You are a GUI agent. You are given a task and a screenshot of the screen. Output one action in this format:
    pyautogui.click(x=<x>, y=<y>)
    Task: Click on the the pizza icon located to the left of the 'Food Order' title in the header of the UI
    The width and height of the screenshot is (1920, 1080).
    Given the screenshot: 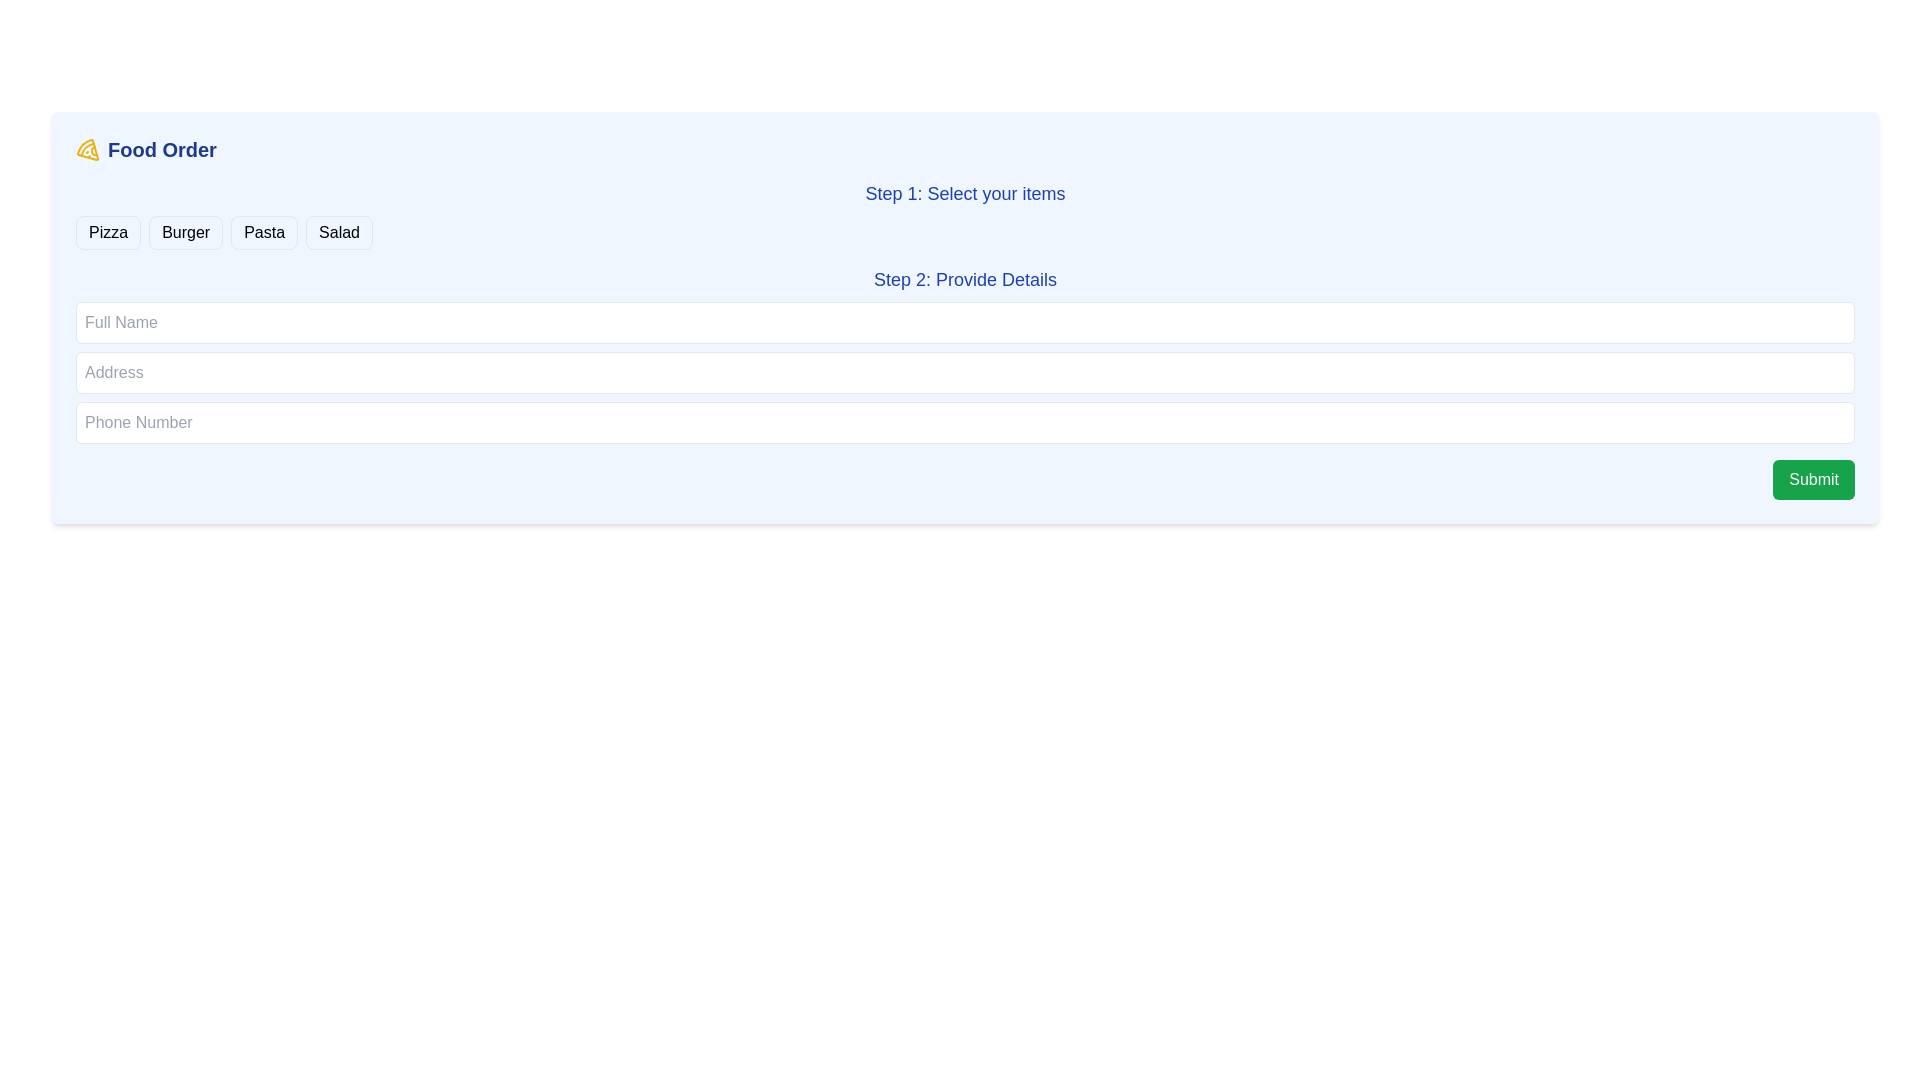 What is the action you would take?
    pyautogui.click(x=86, y=149)
    